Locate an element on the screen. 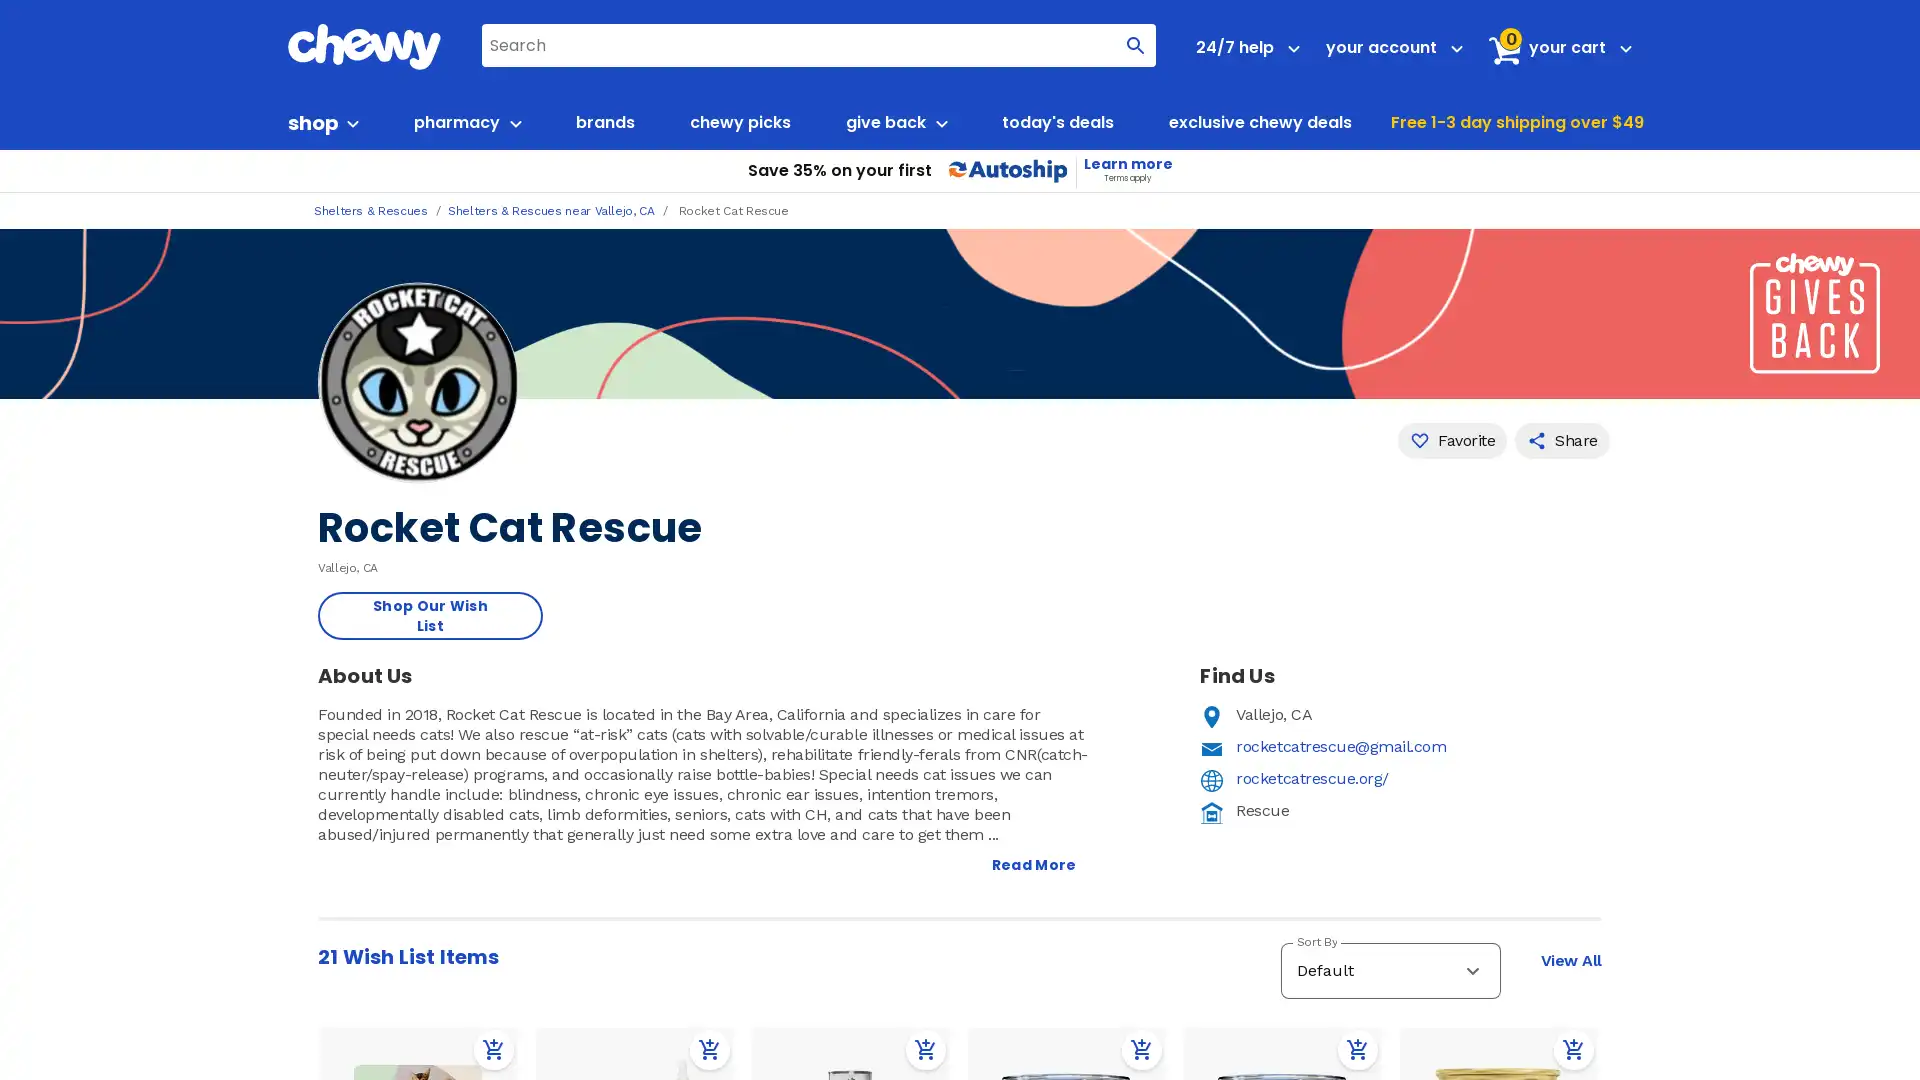 Image resolution: width=1920 pixels, height=1080 pixels. Add 1 item to cart. Friskies Classic Pate Liver & Chicken Dinner Canned Cat Food, 5.5-oz, case of 24 is located at coordinates (1358, 1048).